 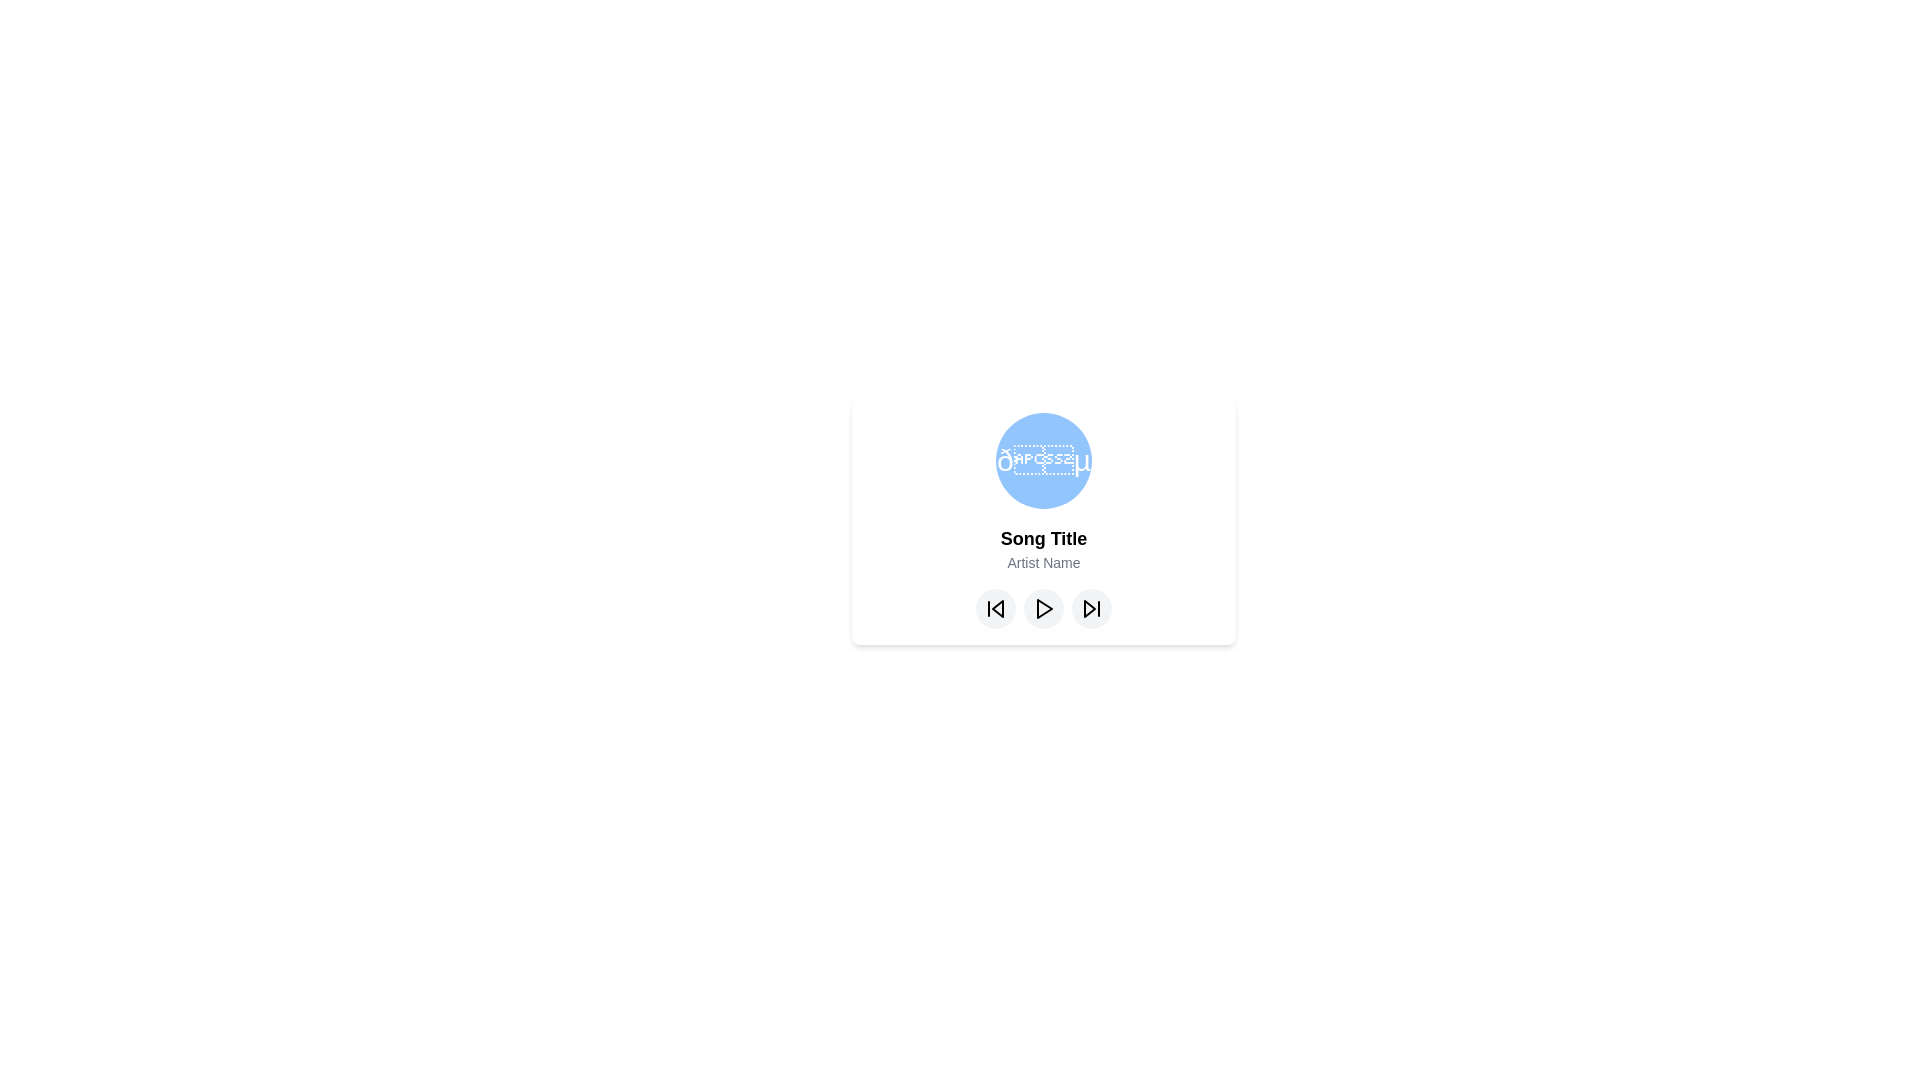 What do you see at coordinates (1090, 608) in the screenshot?
I see `the 'Next' button containing the play-forward icon, which is a circular button with a gray background and a stroked outline` at bounding box center [1090, 608].